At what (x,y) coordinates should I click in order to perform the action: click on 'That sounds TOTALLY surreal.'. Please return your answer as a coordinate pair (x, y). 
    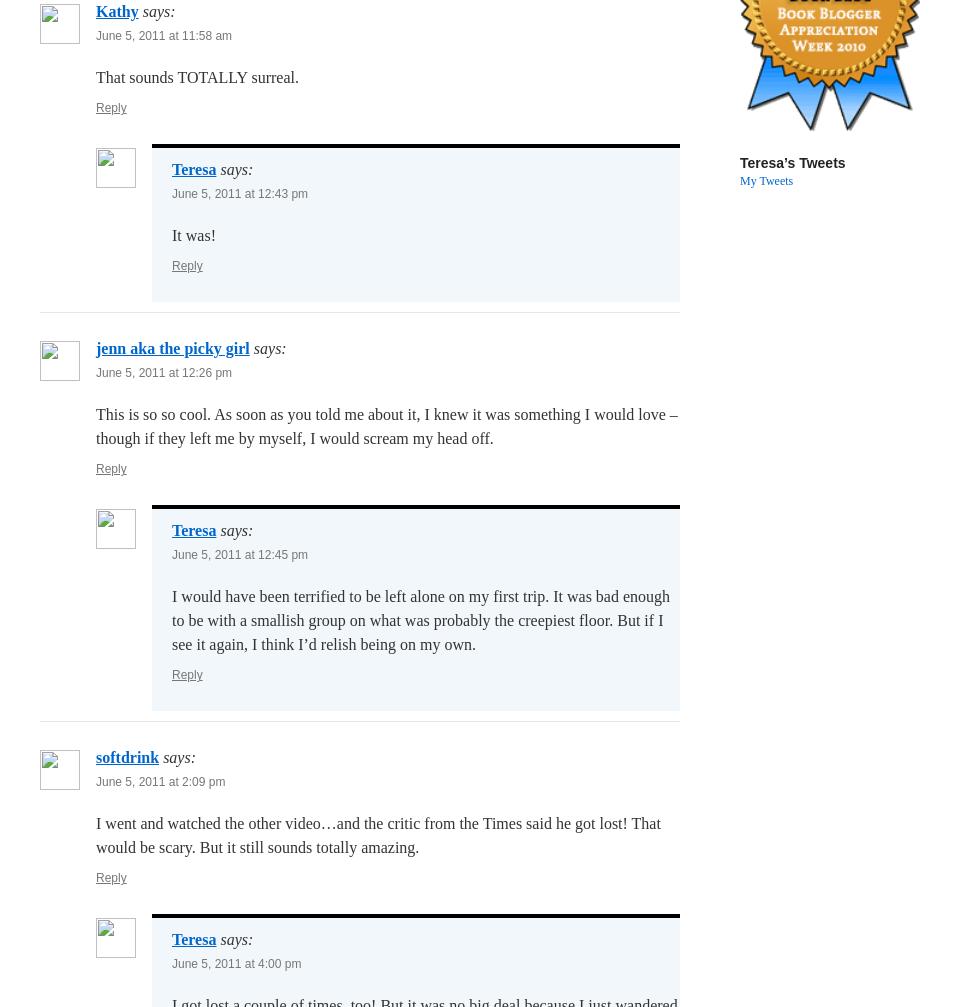
    Looking at the image, I should click on (197, 77).